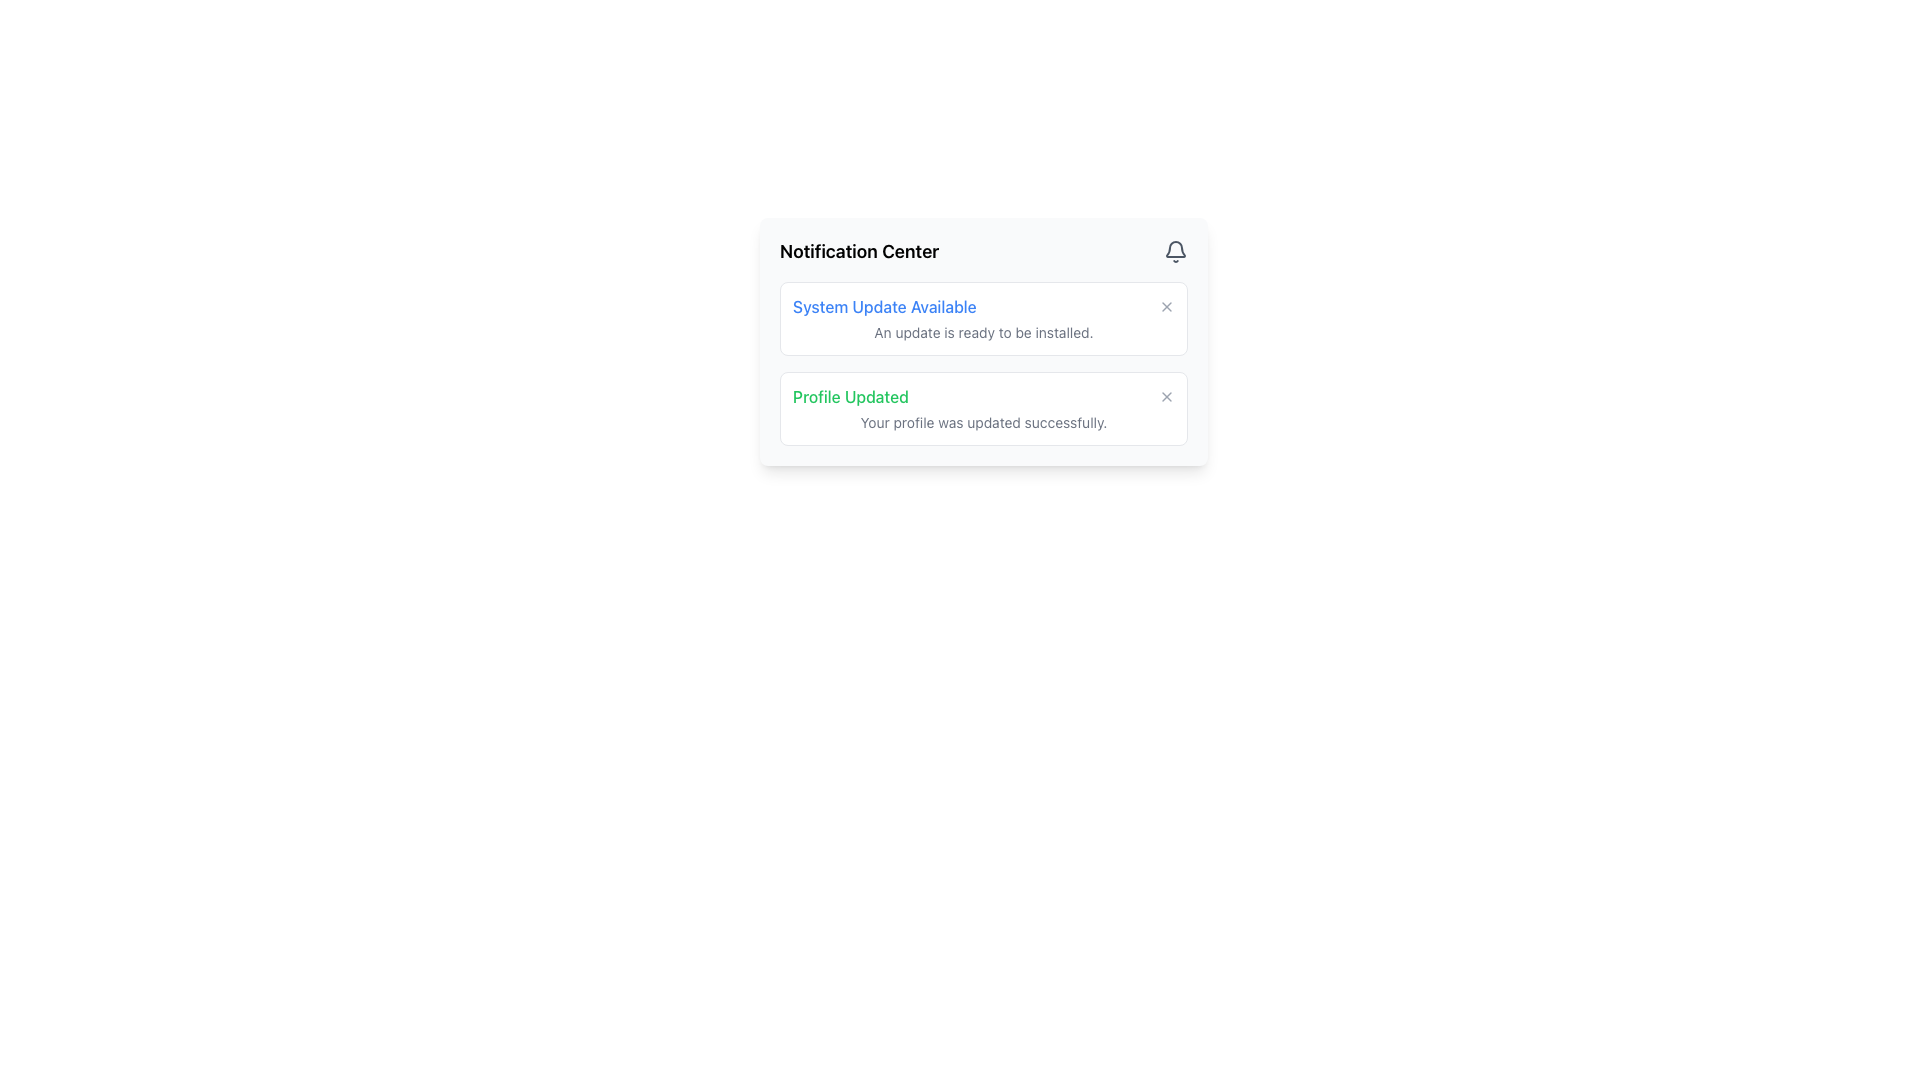  Describe the element at coordinates (1166, 397) in the screenshot. I see `the dismiss button of the 'Profile Updated' notification to change its color to red` at that location.